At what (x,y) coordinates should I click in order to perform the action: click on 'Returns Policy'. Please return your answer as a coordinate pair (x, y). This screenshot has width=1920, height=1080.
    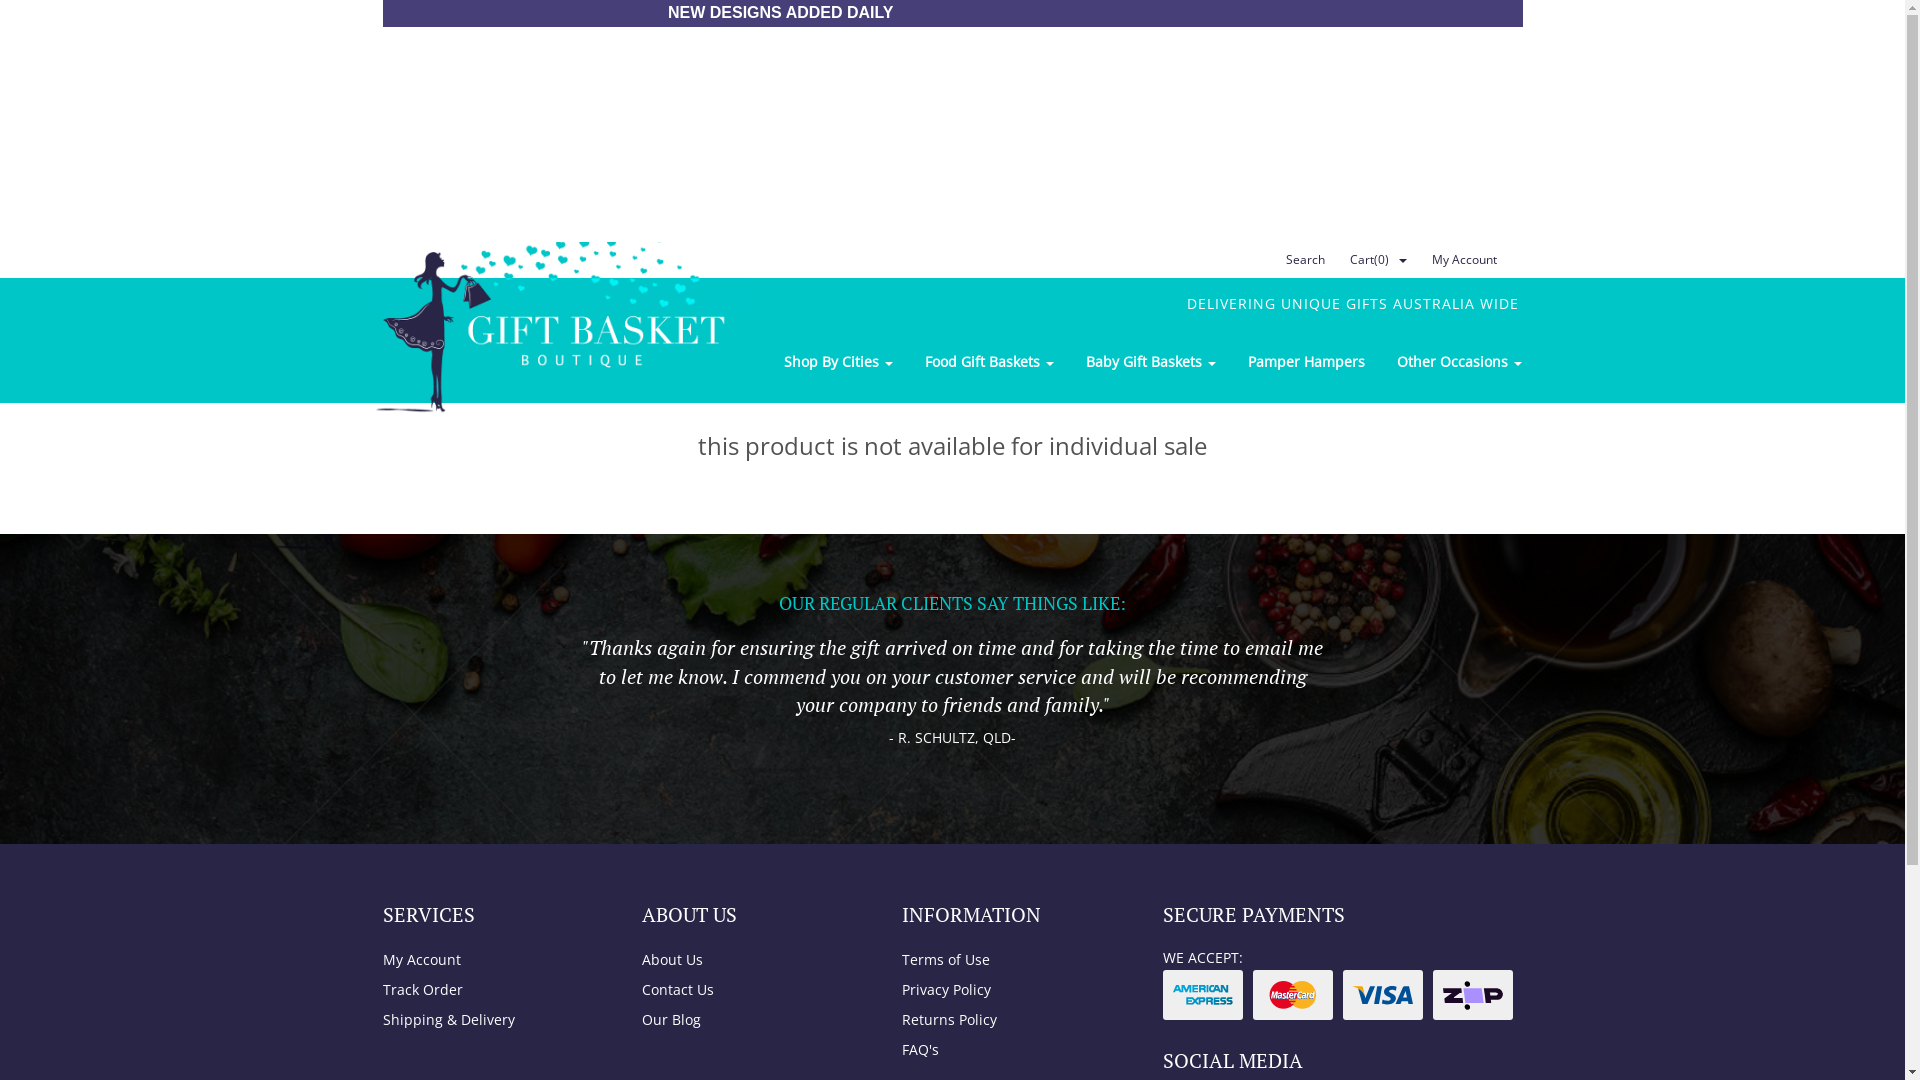
    Looking at the image, I should click on (1009, 1019).